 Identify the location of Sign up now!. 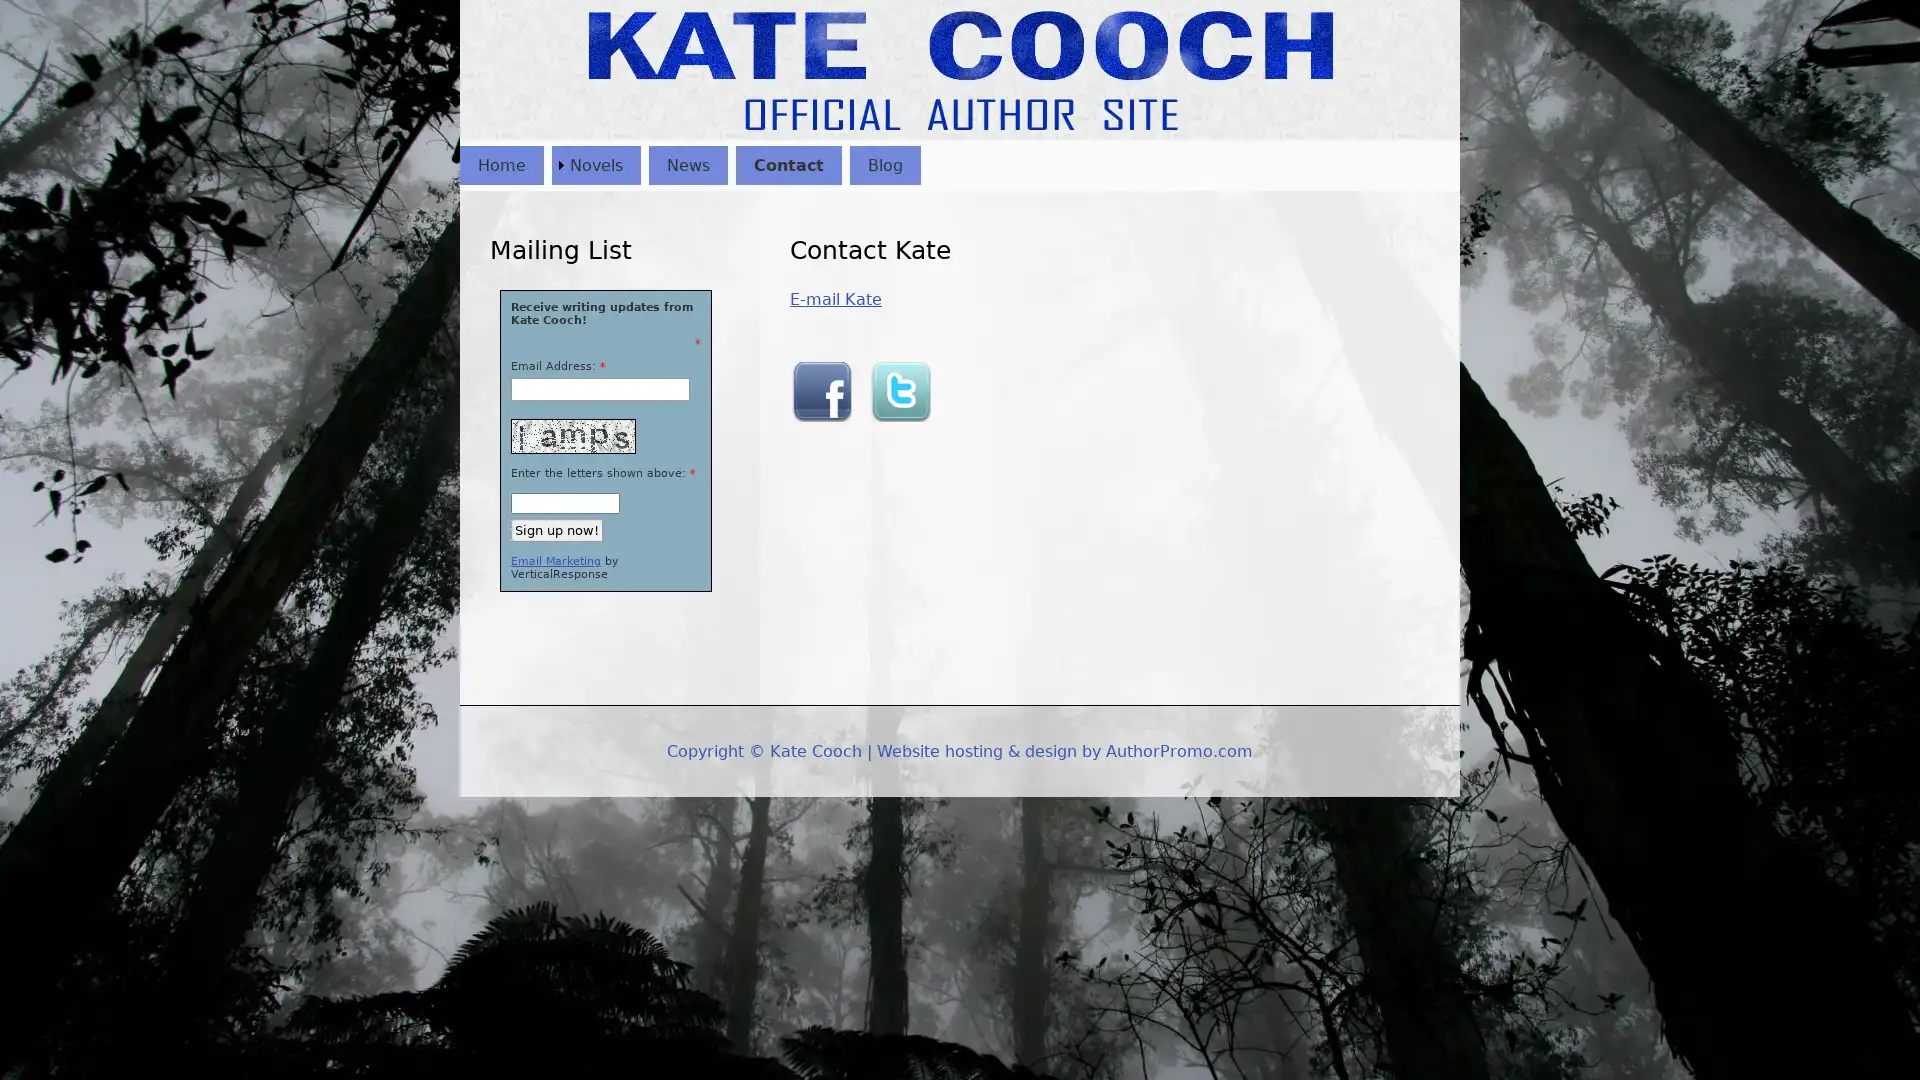
(556, 528).